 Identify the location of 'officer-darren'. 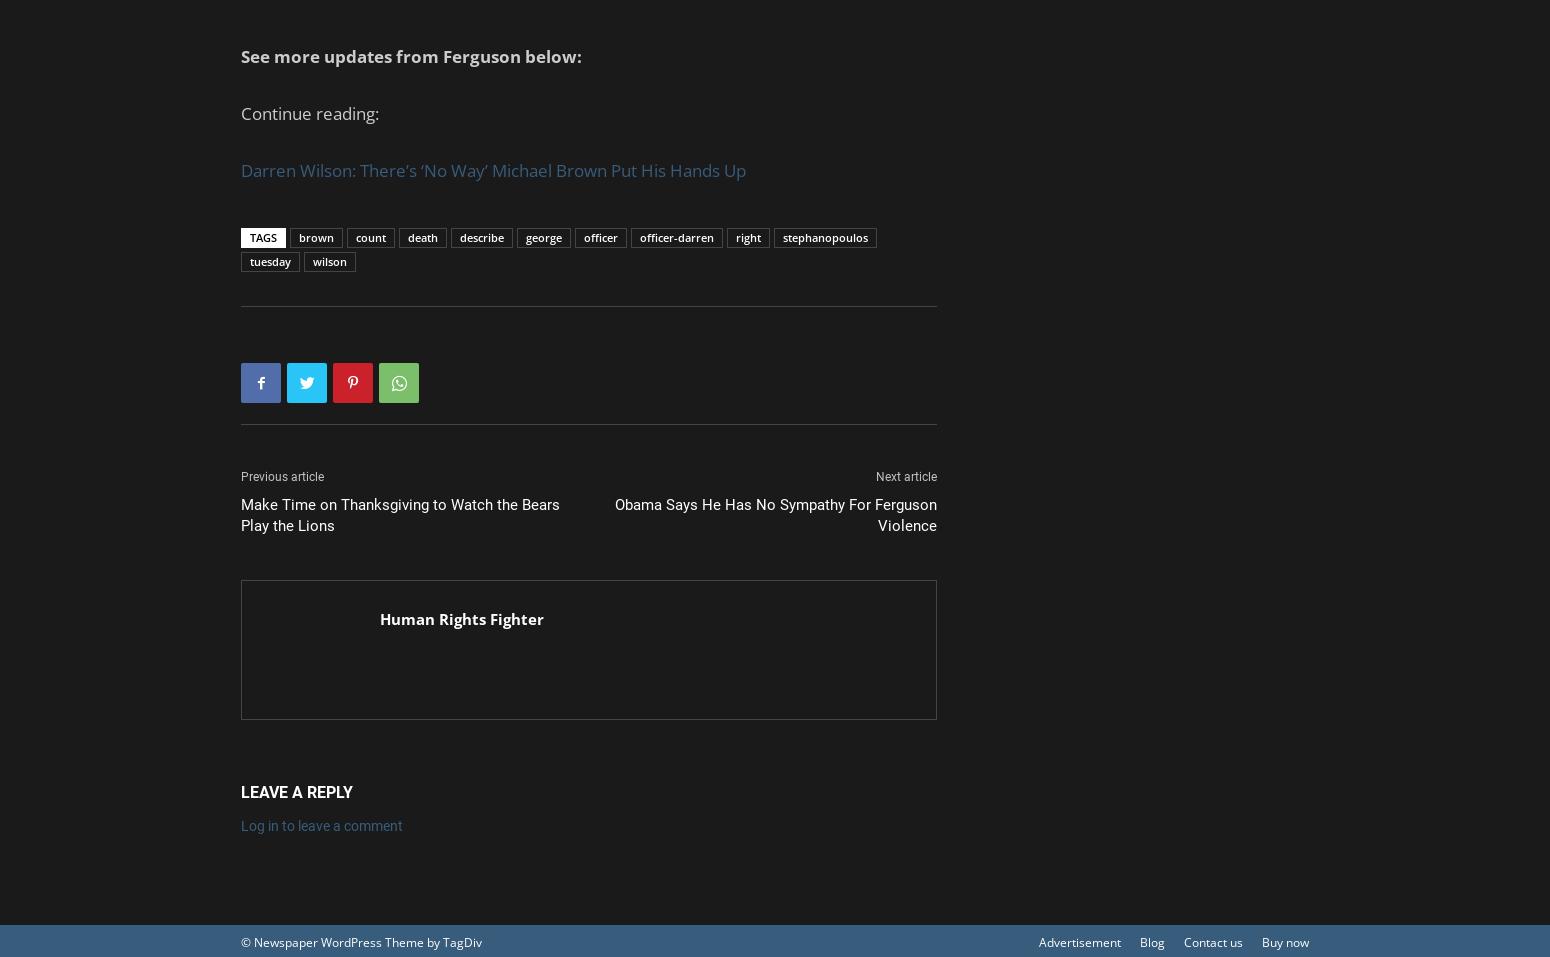
(676, 236).